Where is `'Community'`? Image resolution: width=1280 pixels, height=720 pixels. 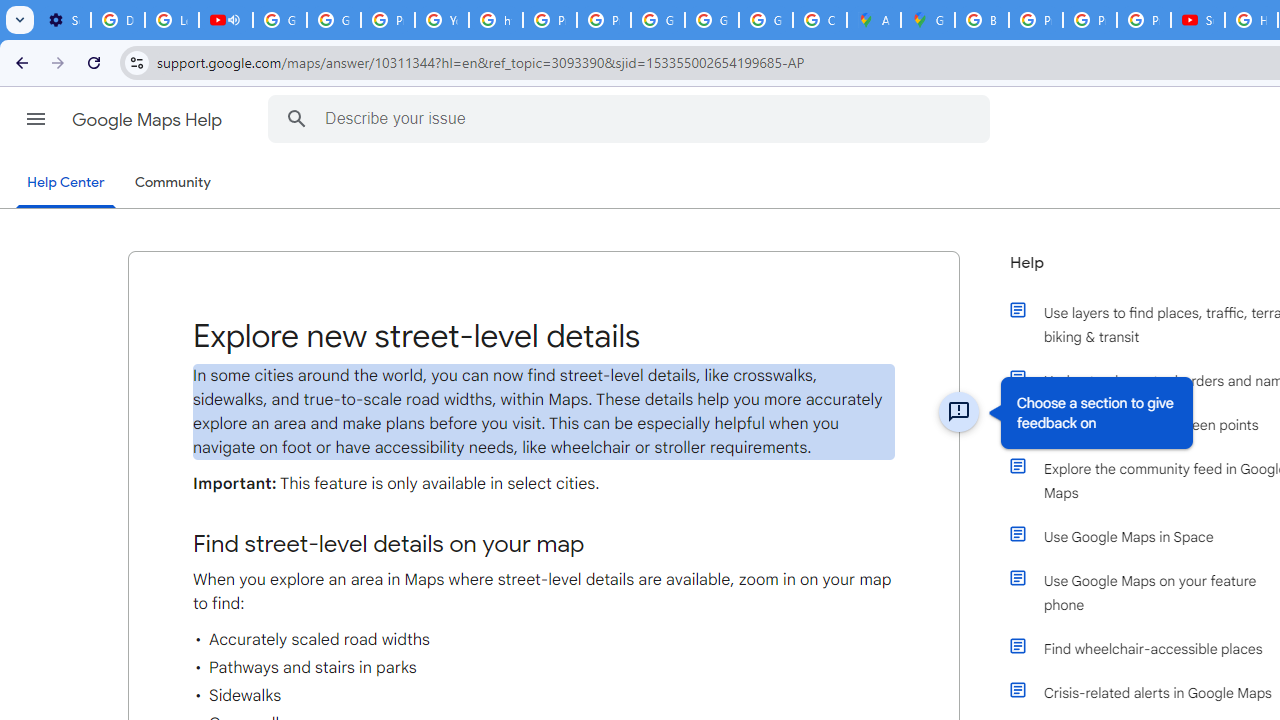
'Community' is located at coordinates (172, 183).